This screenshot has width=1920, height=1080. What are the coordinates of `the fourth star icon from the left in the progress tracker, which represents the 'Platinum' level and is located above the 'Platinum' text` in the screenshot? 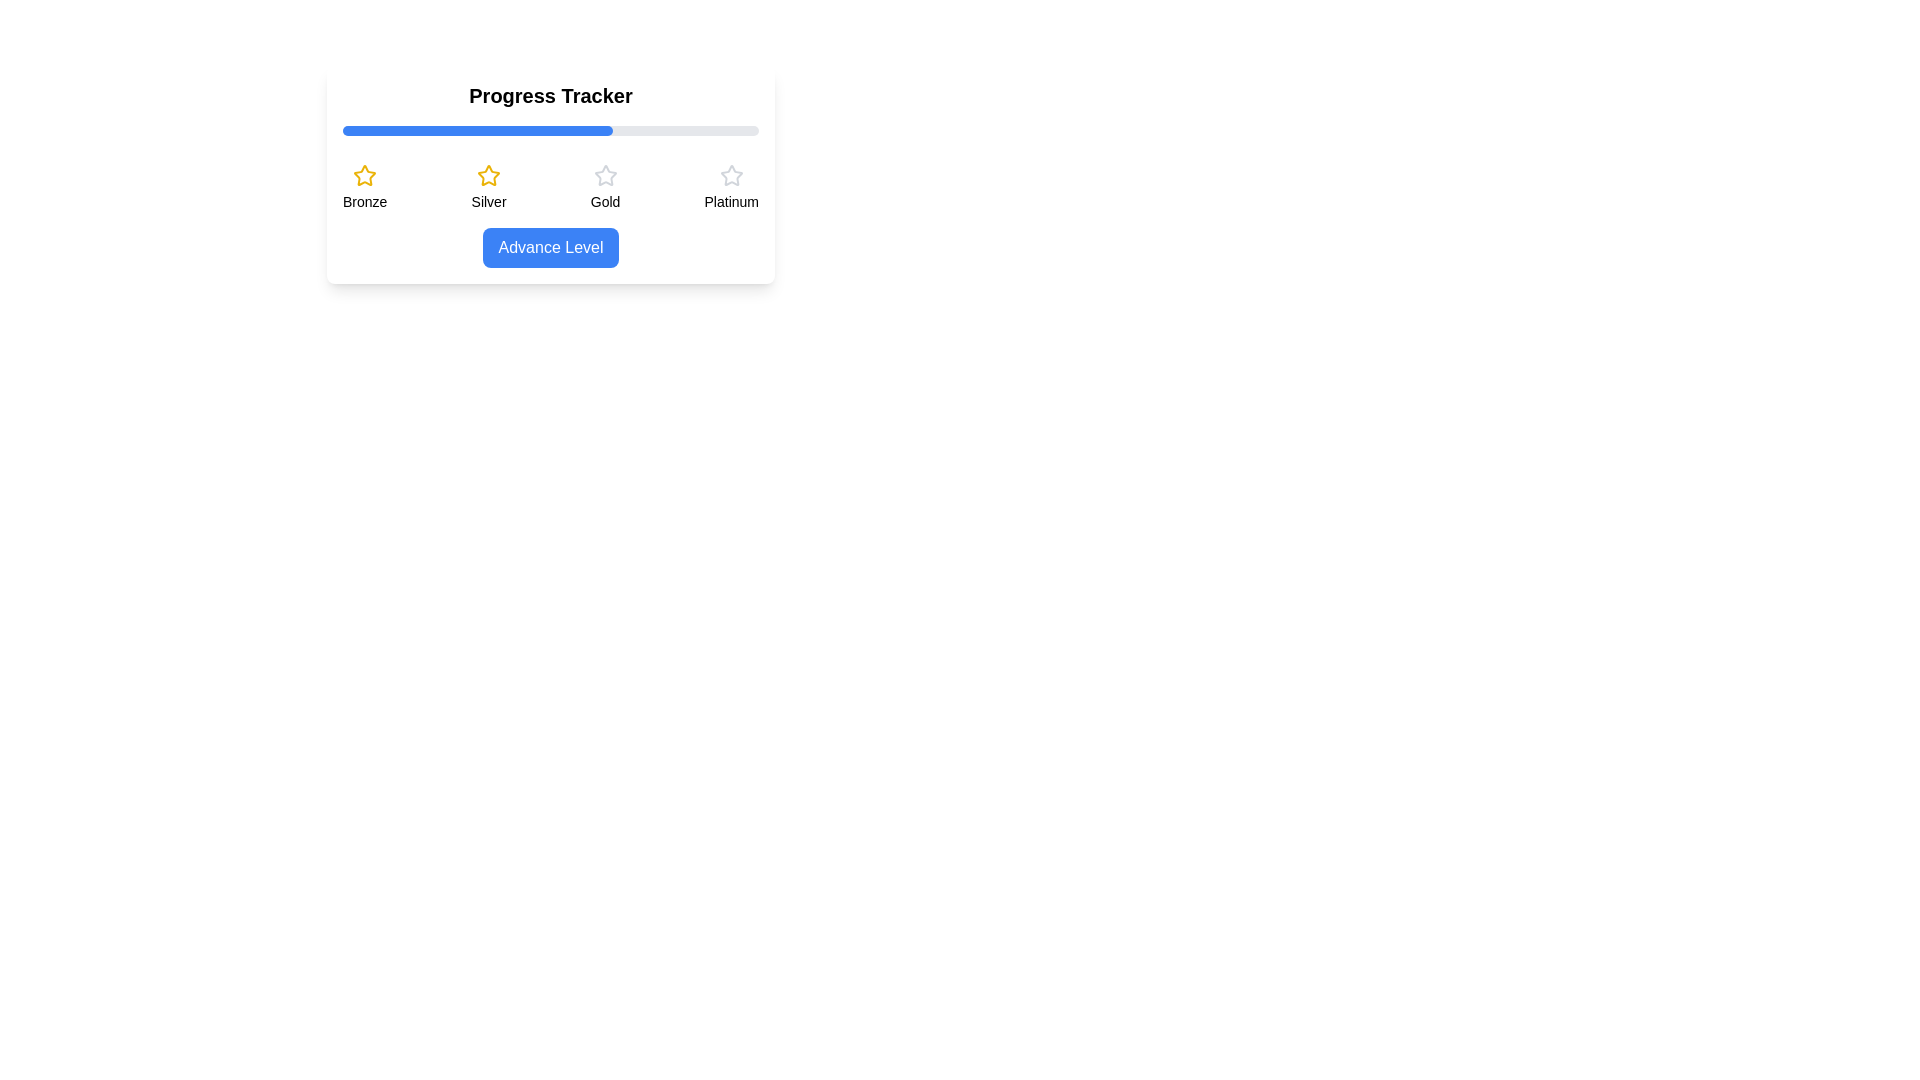 It's located at (730, 175).